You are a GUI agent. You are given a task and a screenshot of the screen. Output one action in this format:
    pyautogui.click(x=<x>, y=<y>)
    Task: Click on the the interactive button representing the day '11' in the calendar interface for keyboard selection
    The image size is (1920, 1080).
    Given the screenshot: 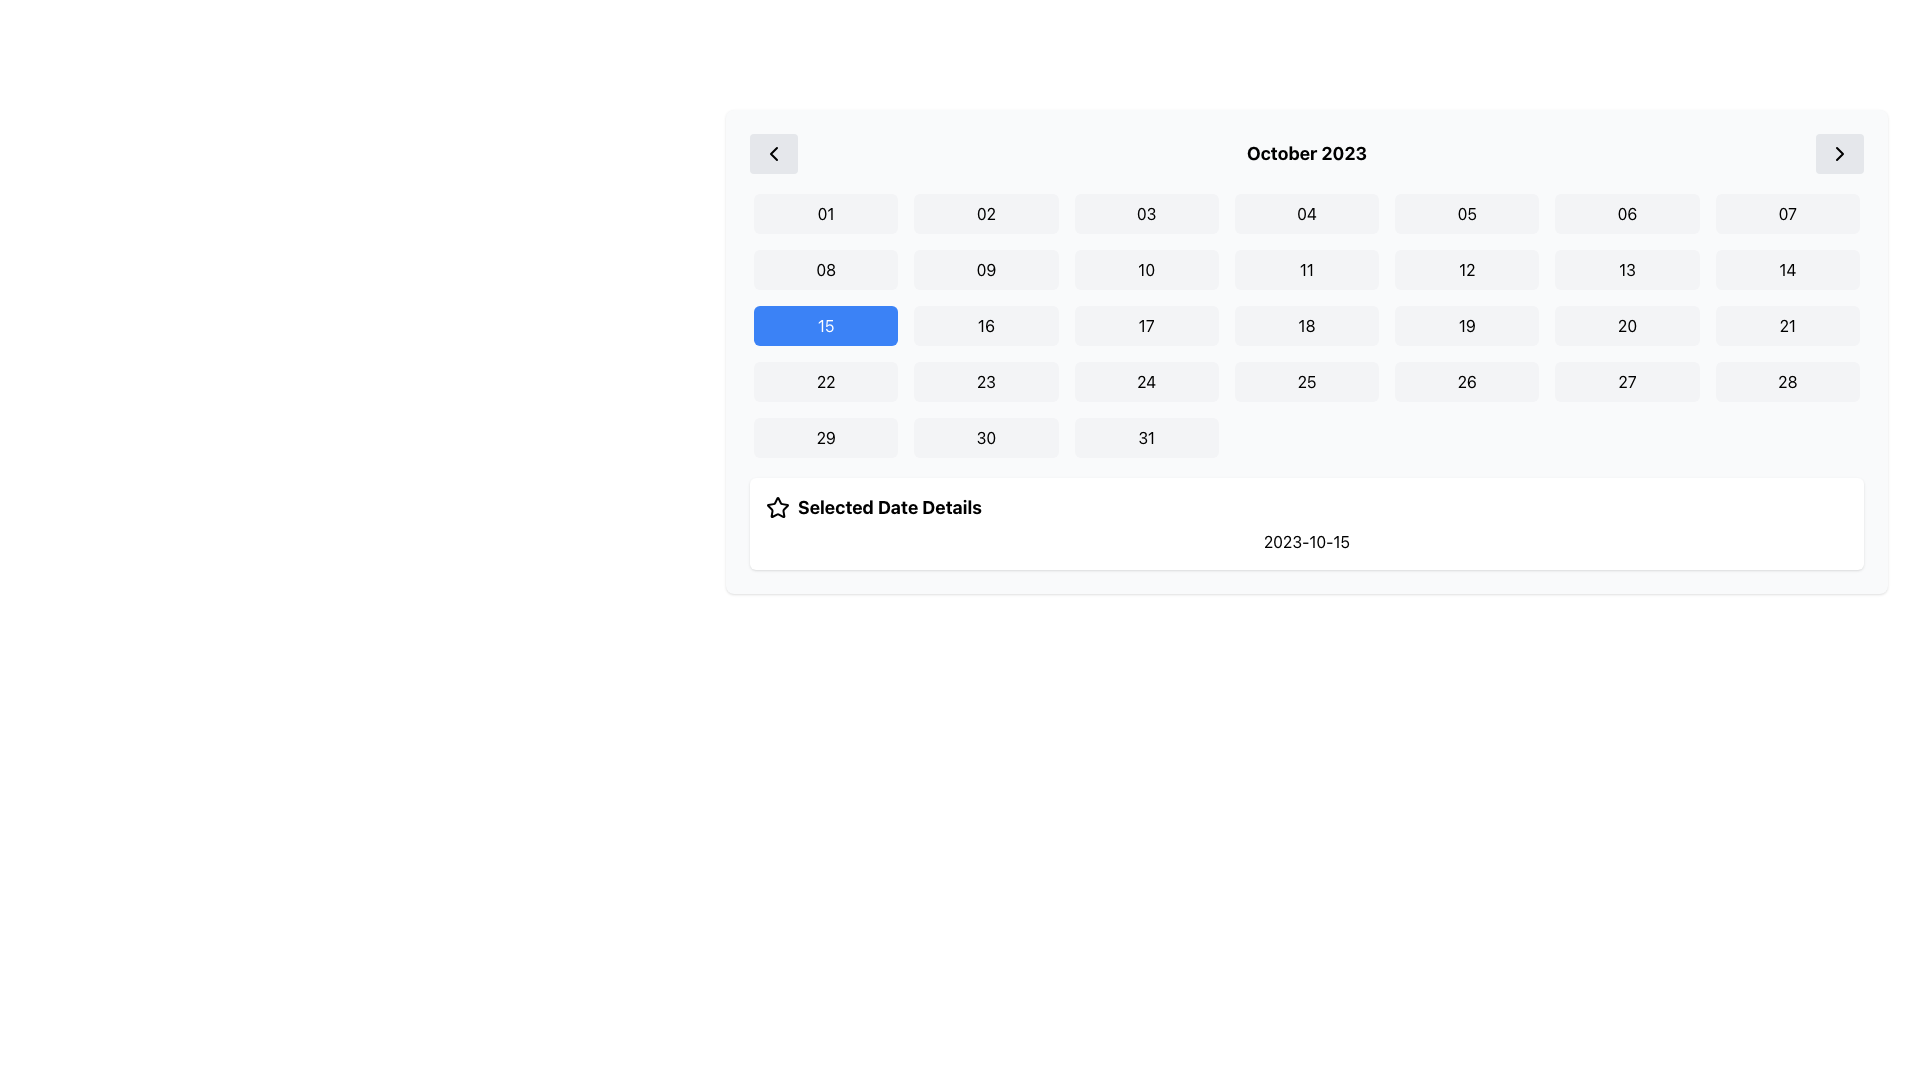 What is the action you would take?
    pyautogui.click(x=1306, y=270)
    